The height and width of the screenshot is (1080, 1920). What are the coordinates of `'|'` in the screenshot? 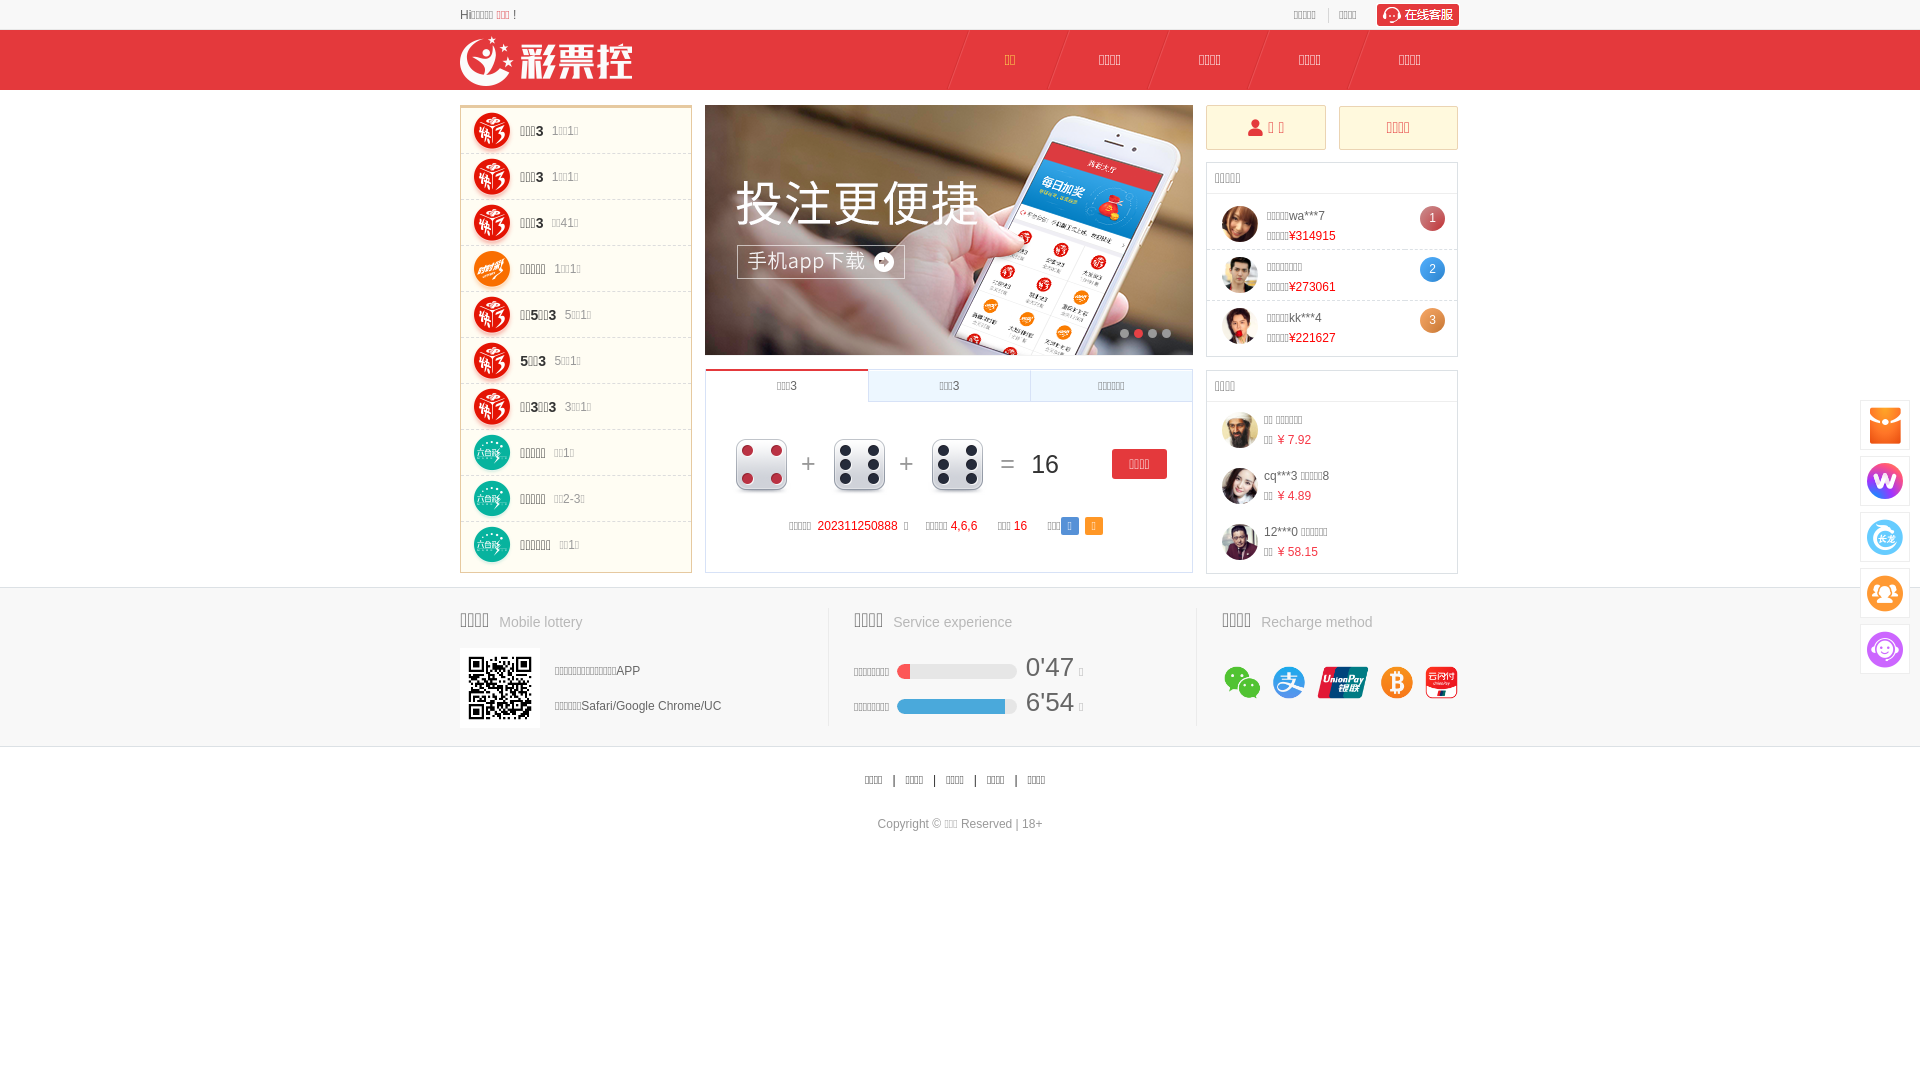 It's located at (1013, 779).